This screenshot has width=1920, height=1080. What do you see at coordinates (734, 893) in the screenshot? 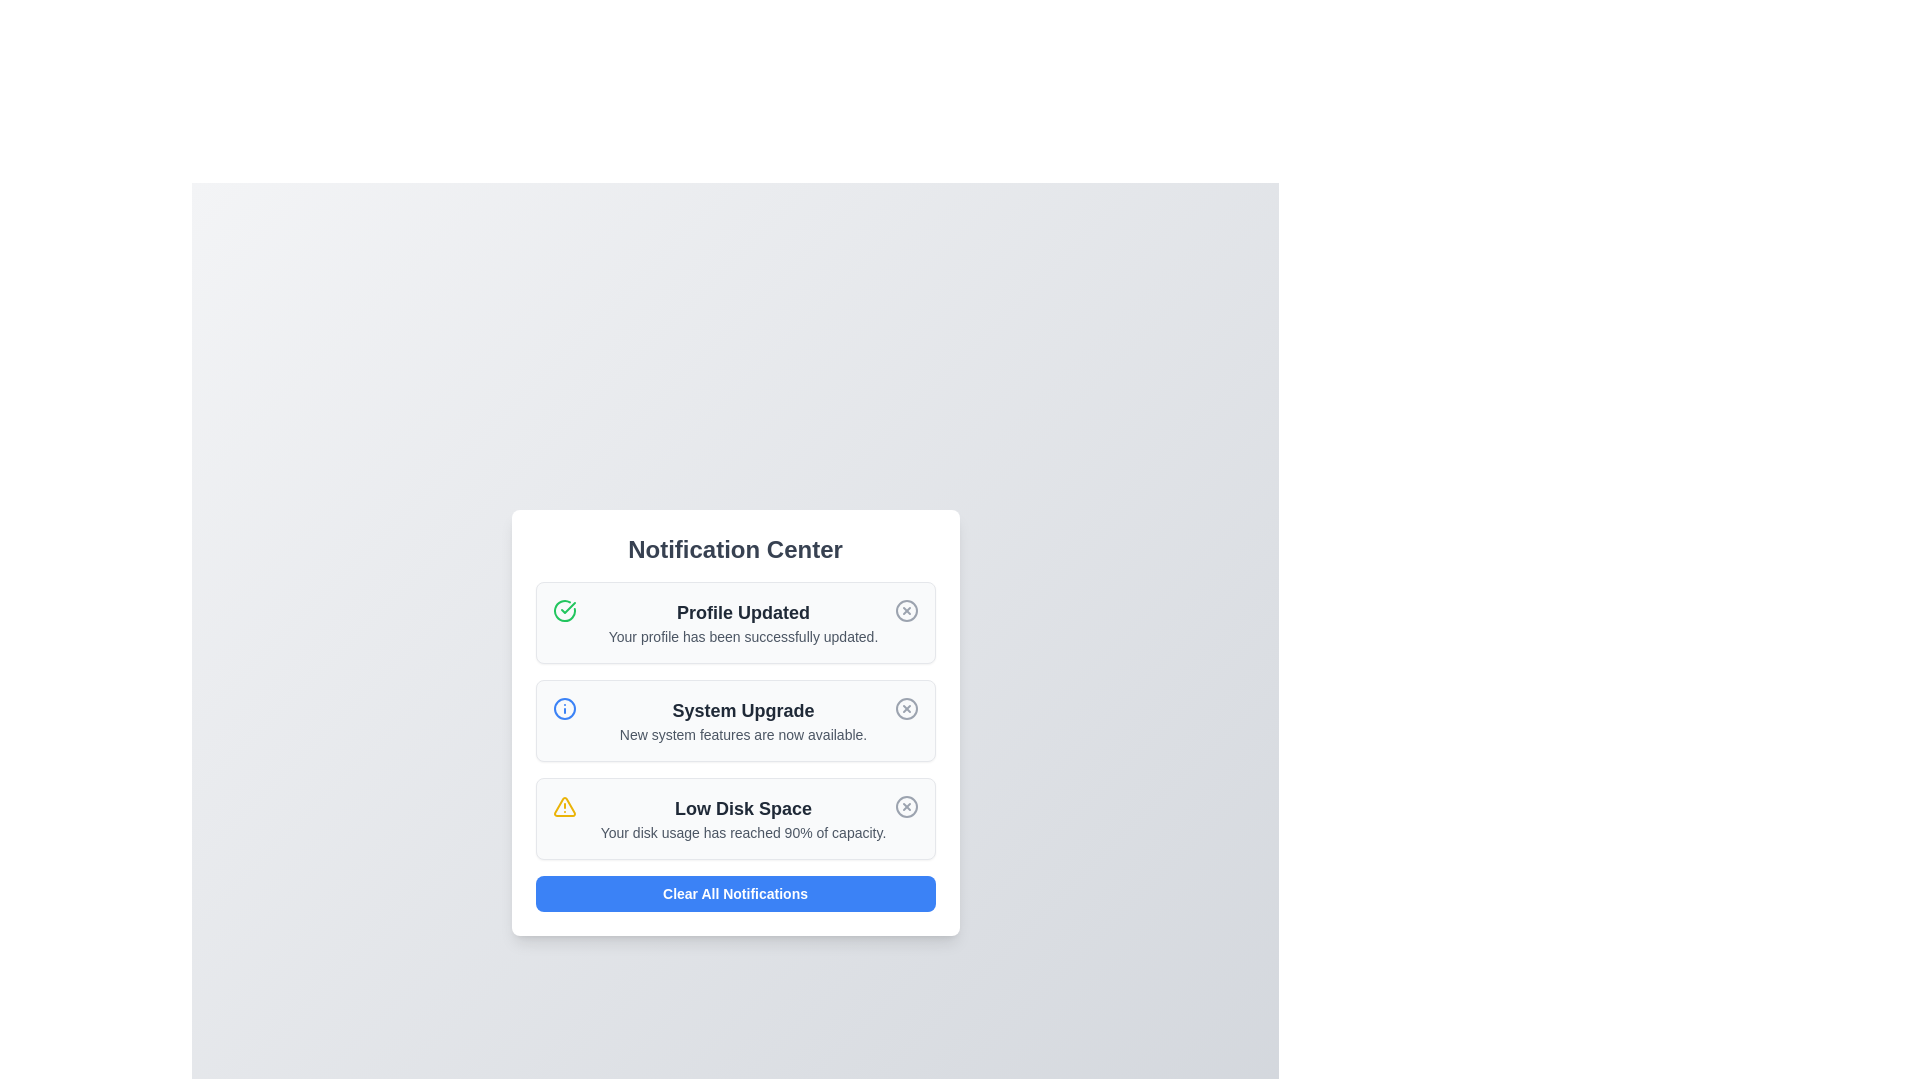
I see `the clear notifications button located at the bottom of the notification panel to observe a color change` at bounding box center [734, 893].